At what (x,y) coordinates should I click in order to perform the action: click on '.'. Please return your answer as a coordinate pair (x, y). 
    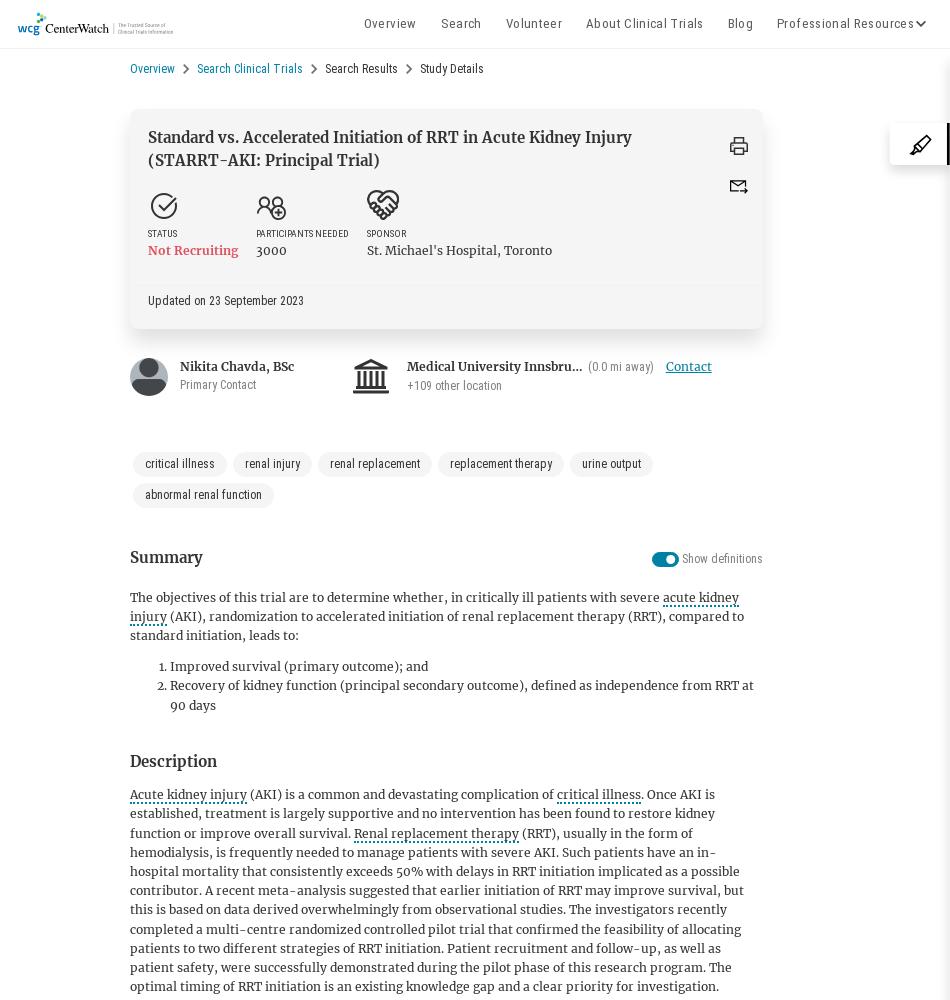
    Looking at the image, I should click on (642, 794).